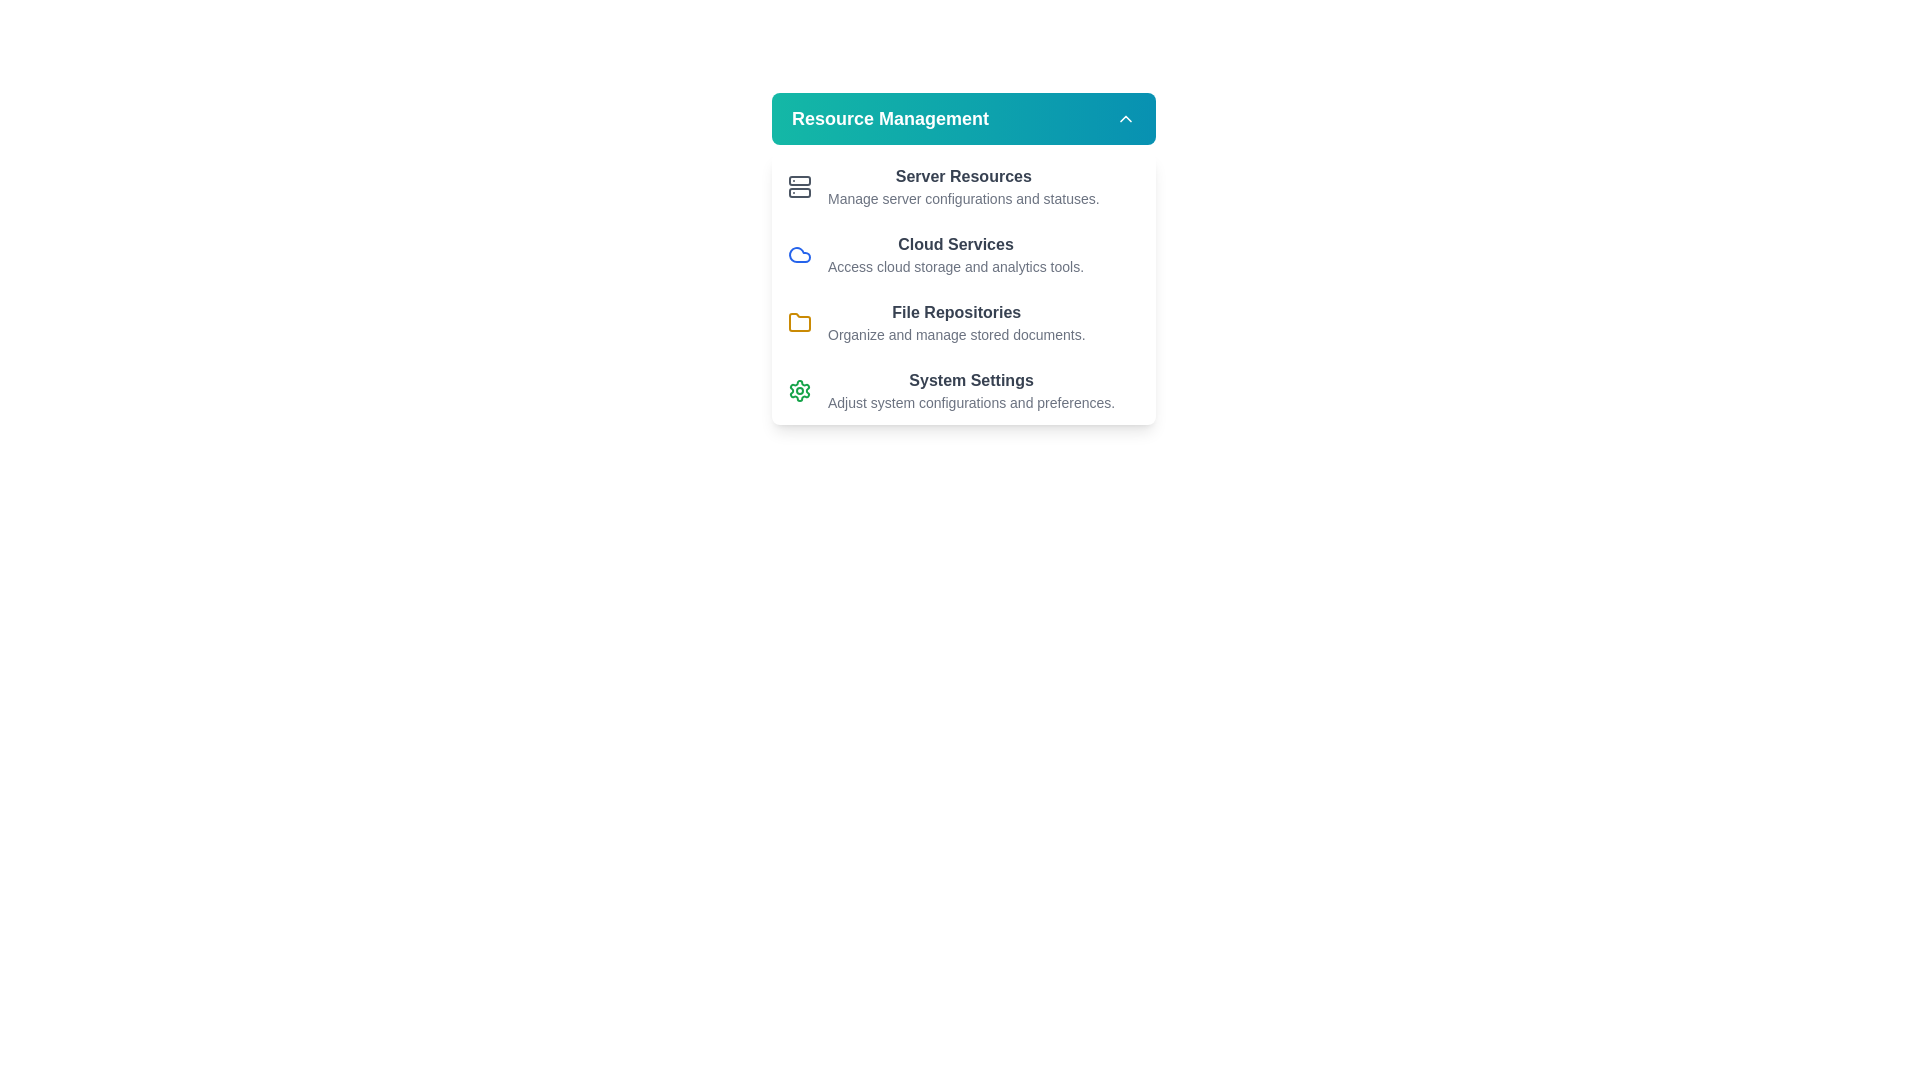  Describe the element at coordinates (800, 192) in the screenshot. I see `the middle decorative graphic bar in the server icon, which is located centrally on the interface near the 'Server Resources' text` at that location.